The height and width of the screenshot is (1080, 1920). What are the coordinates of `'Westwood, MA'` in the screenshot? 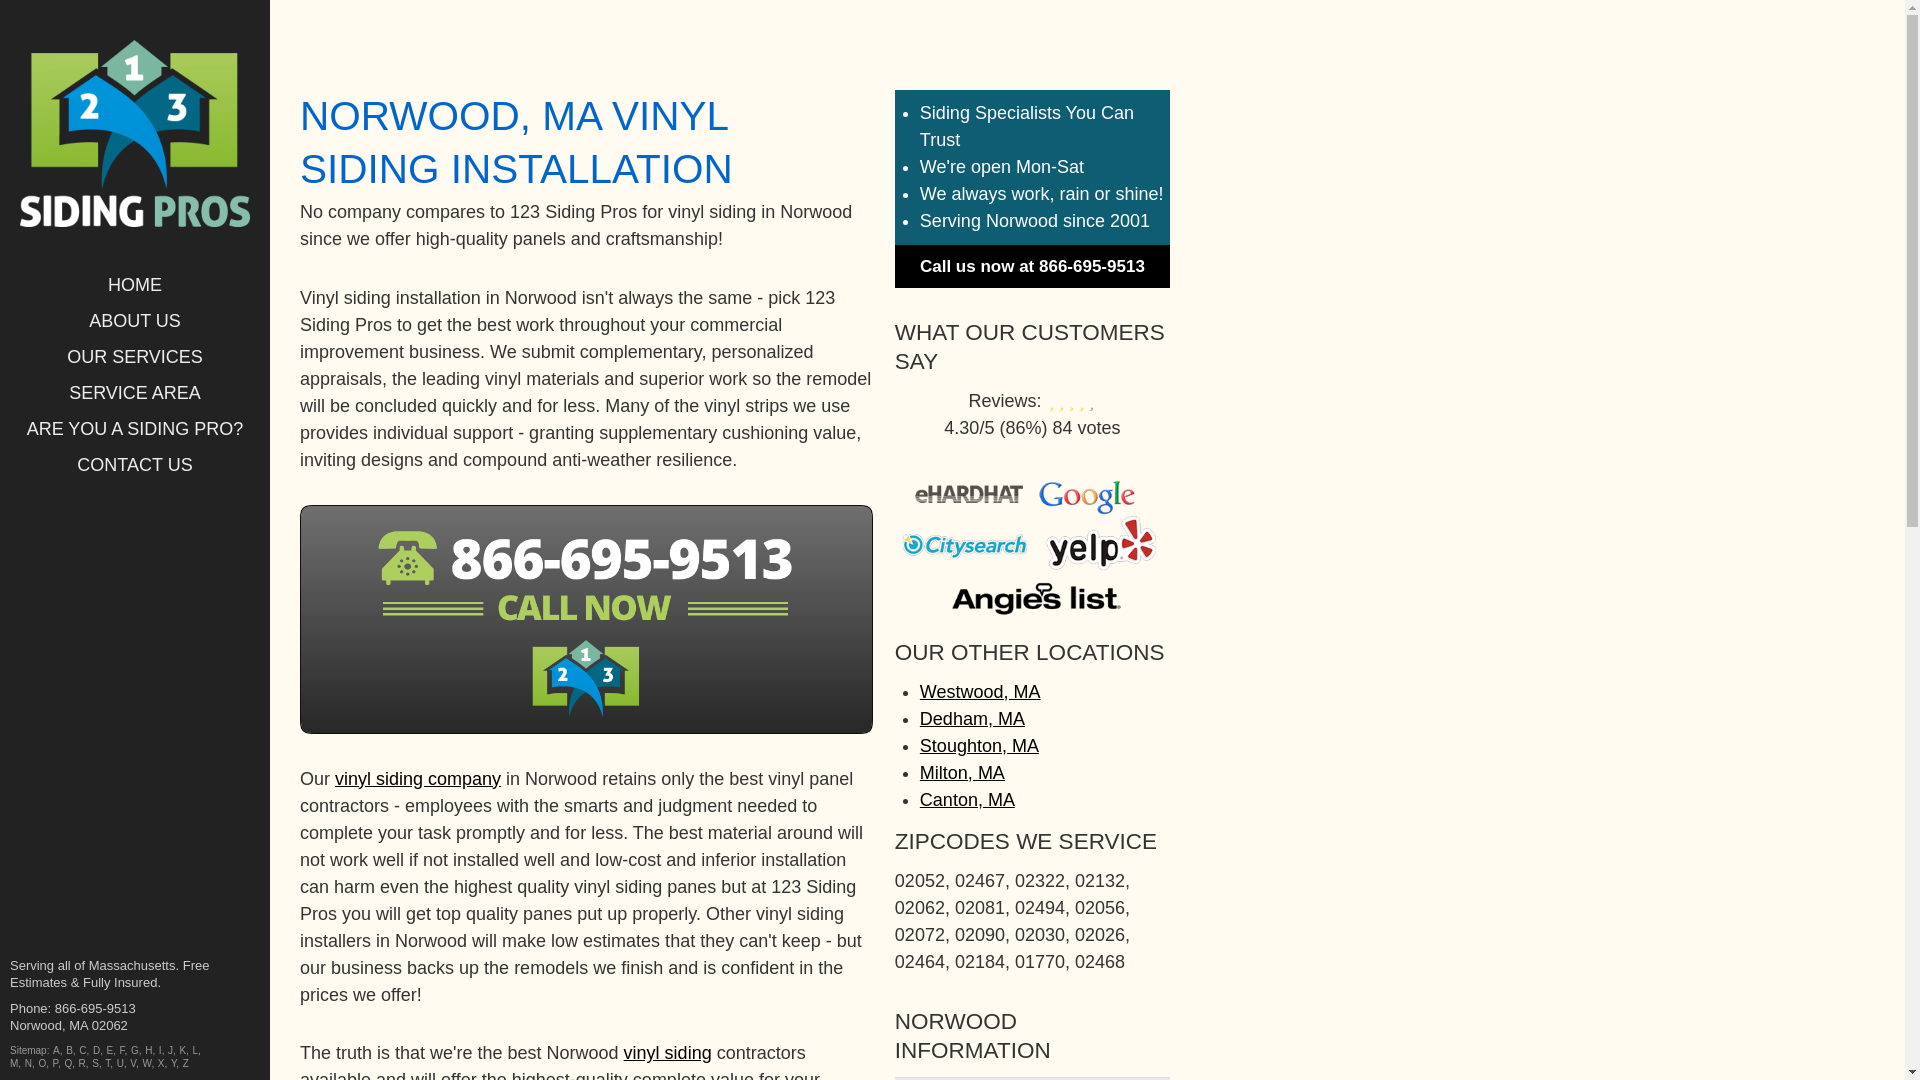 It's located at (980, 690).